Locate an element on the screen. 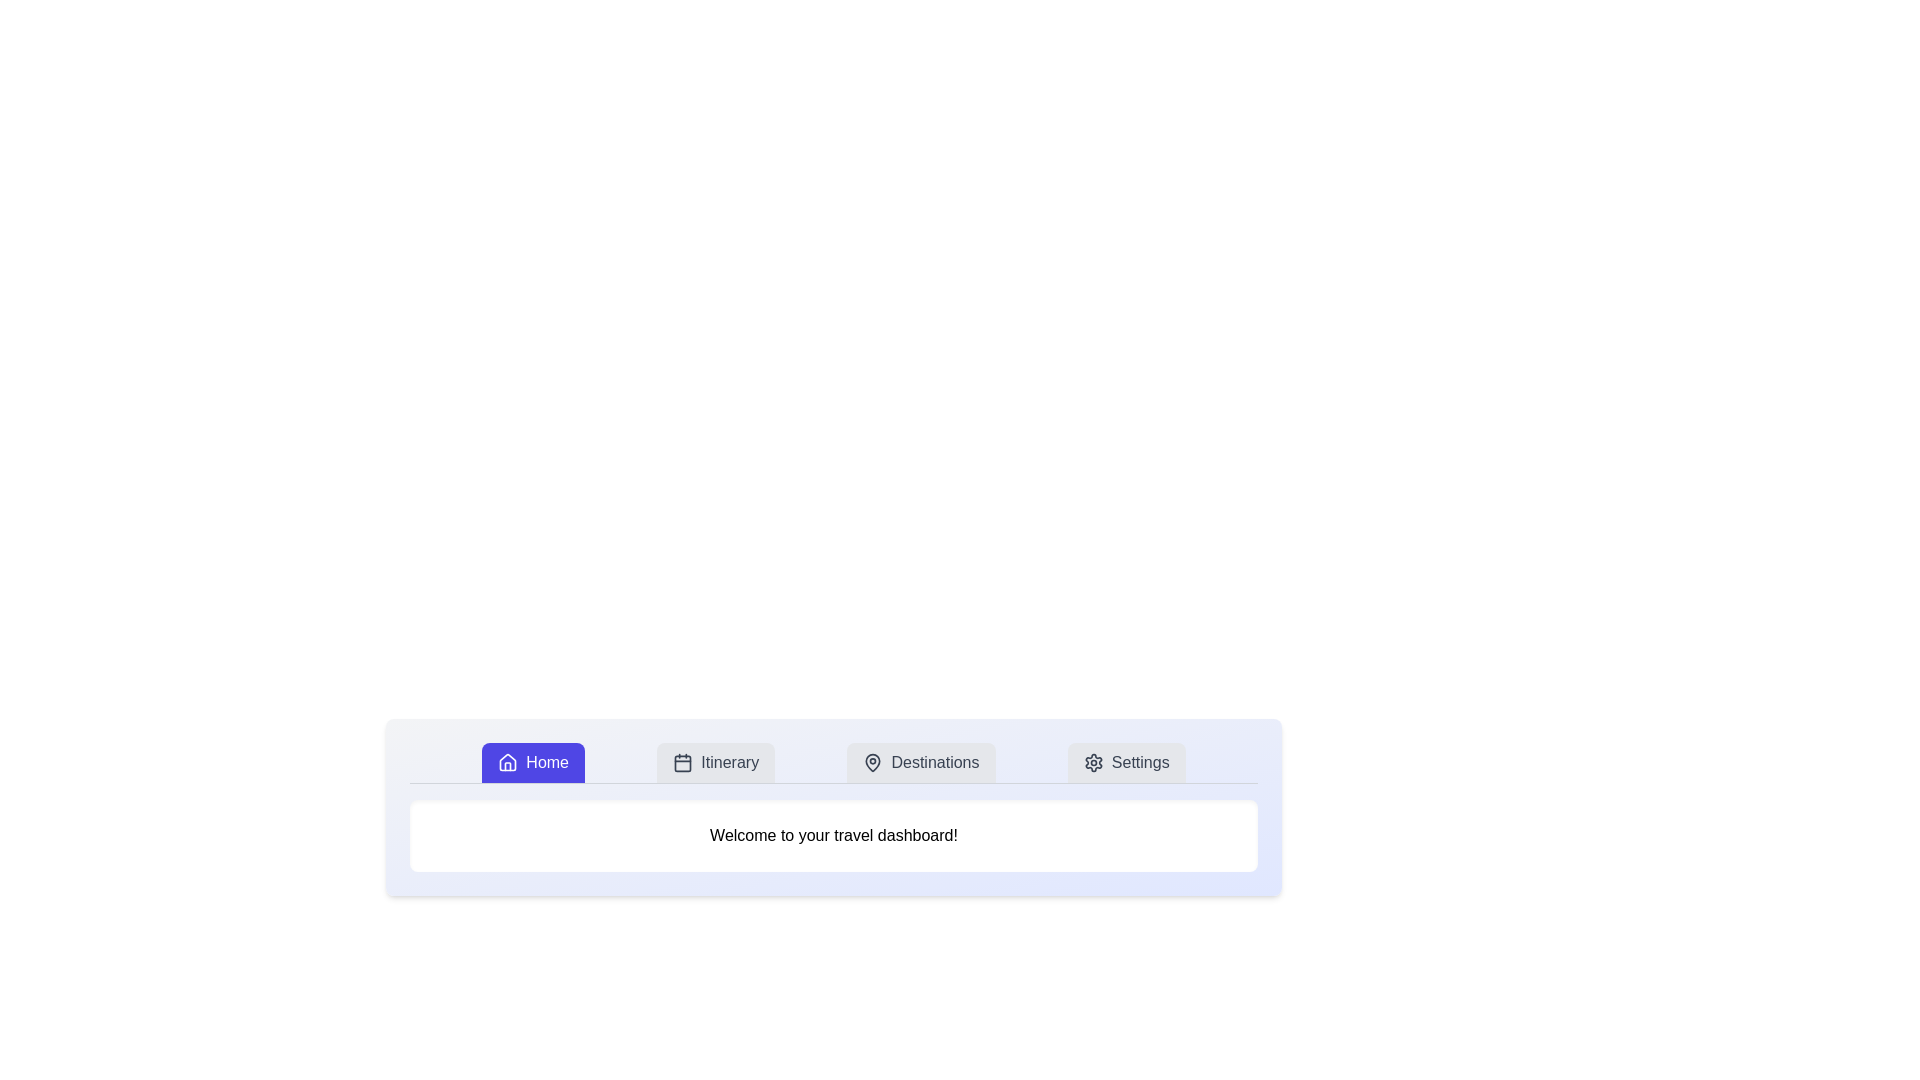 The image size is (1920, 1080). the Navigation Bar for keyboard accessibility is located at coordinates (834, 763).